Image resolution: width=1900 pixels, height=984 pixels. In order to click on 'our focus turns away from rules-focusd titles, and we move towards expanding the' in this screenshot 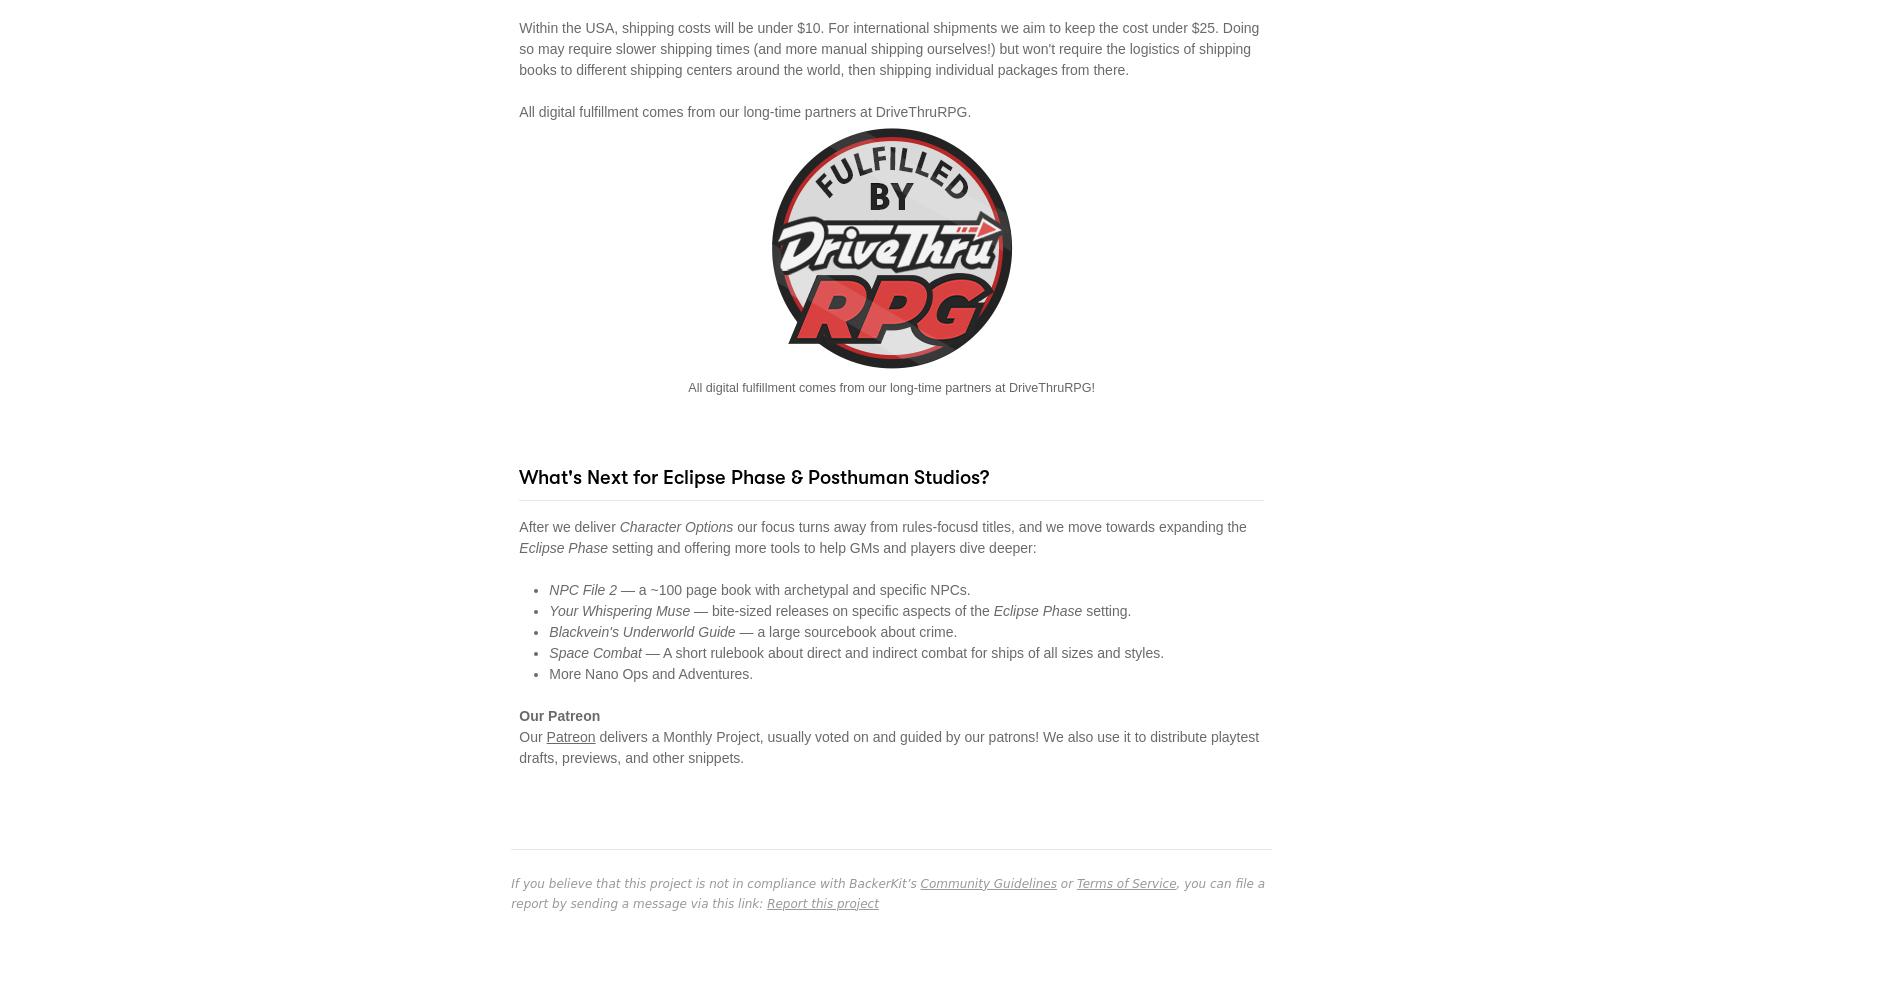, I will do `click(732, 525)`.